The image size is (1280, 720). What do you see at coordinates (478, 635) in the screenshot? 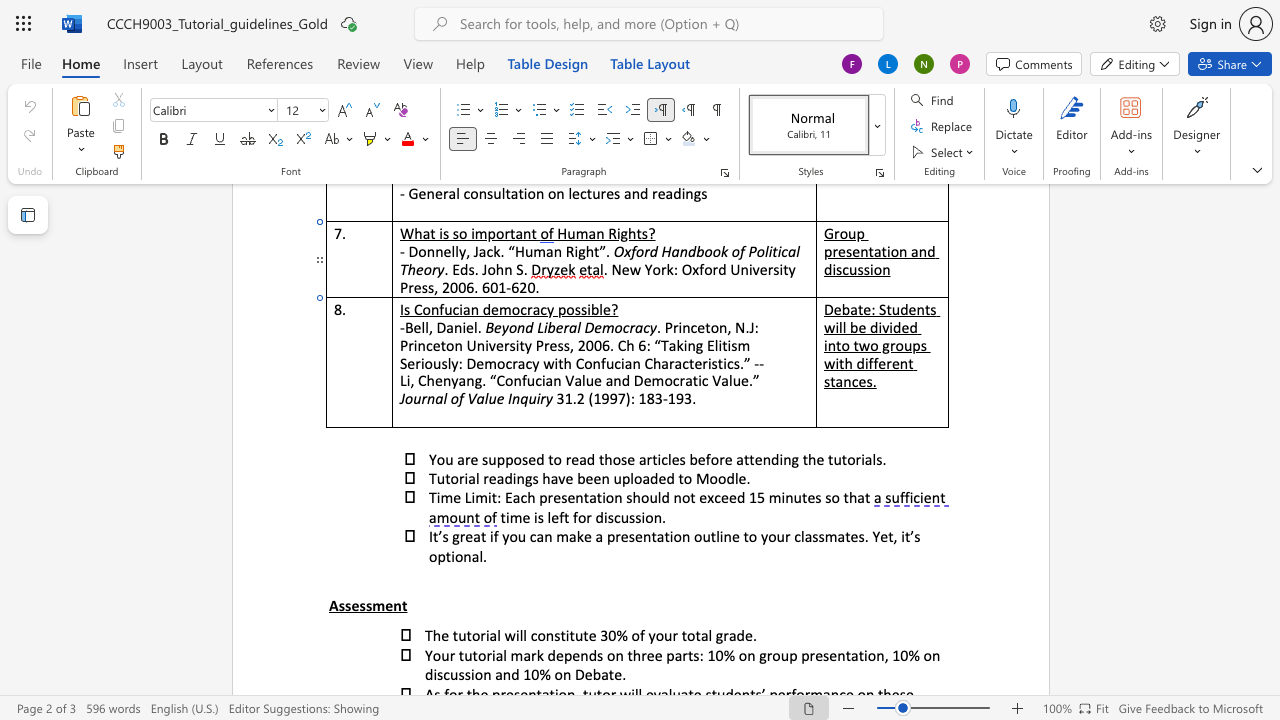
I see `the space between the continuous character "o" and "r" in the text` at bounding box center [478, 635].